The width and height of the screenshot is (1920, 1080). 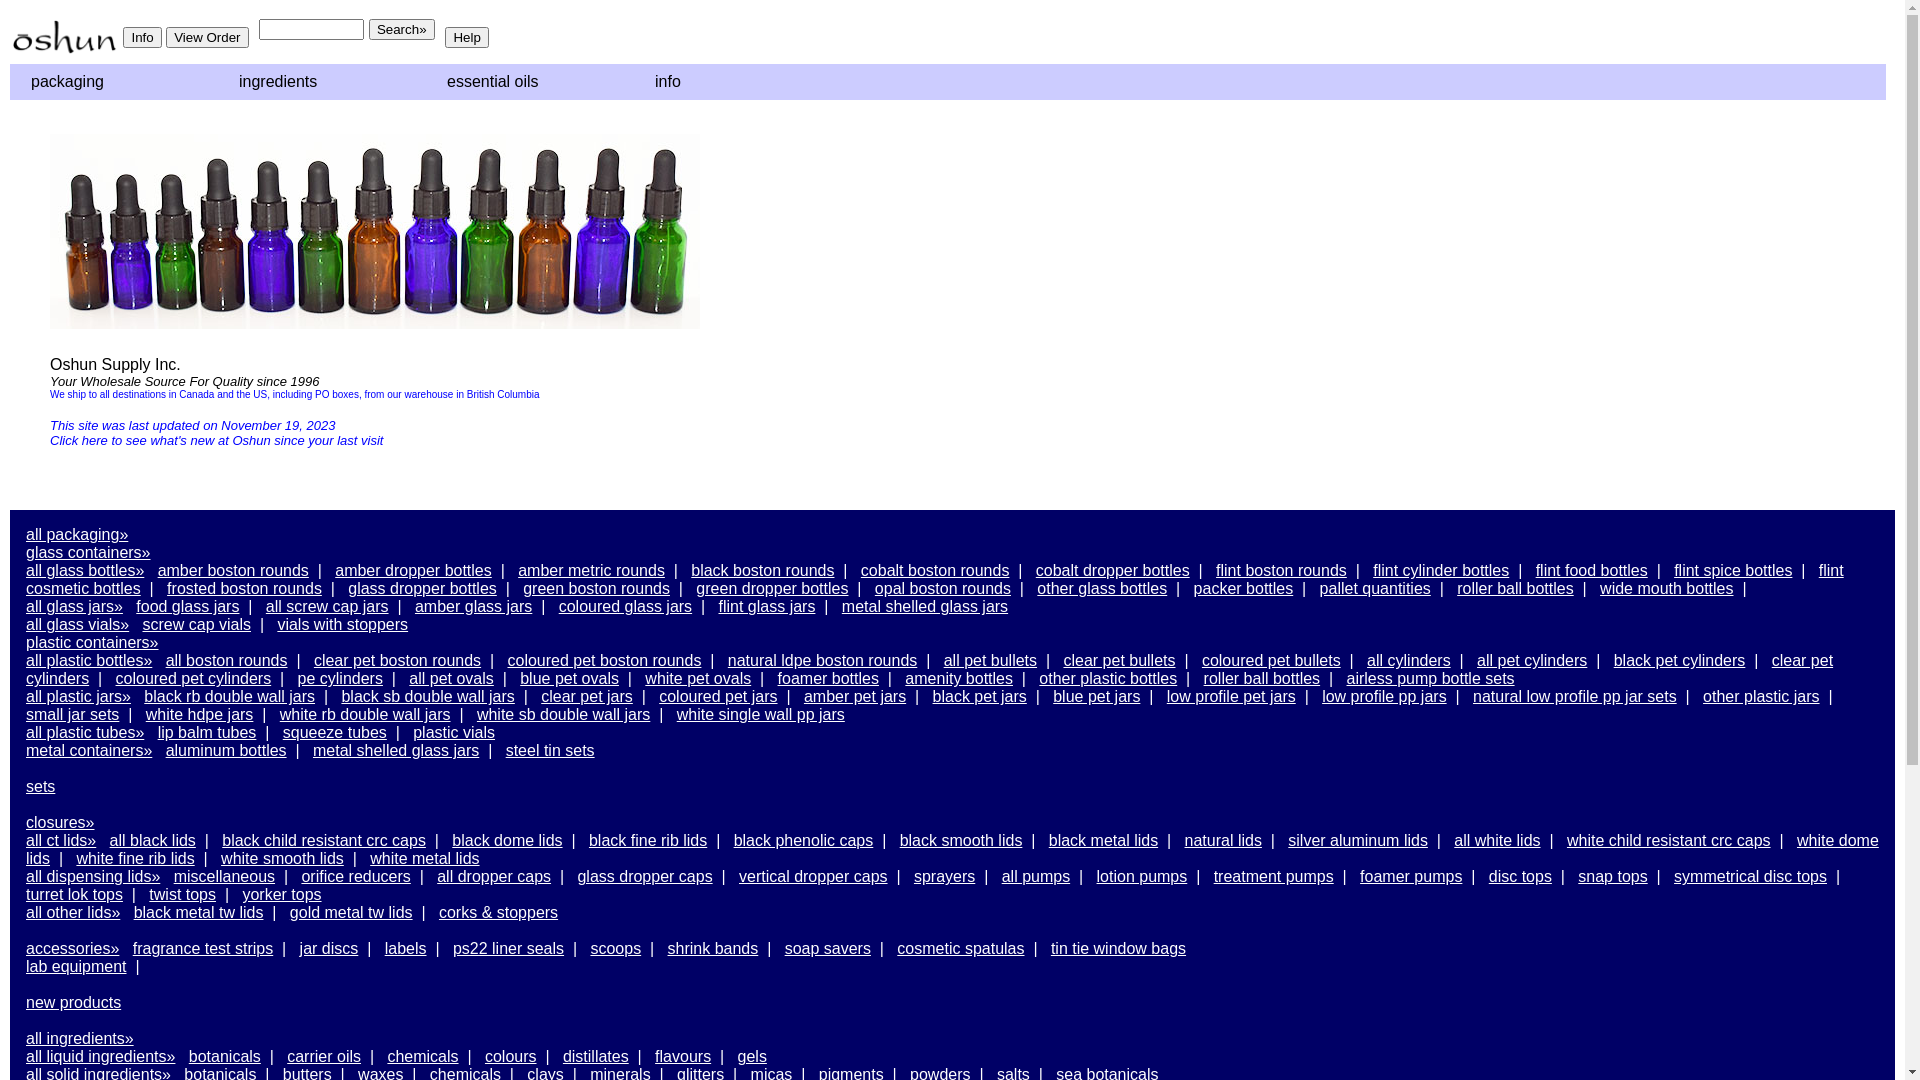 I want to click on 'sets', so click(x=40, y=785).